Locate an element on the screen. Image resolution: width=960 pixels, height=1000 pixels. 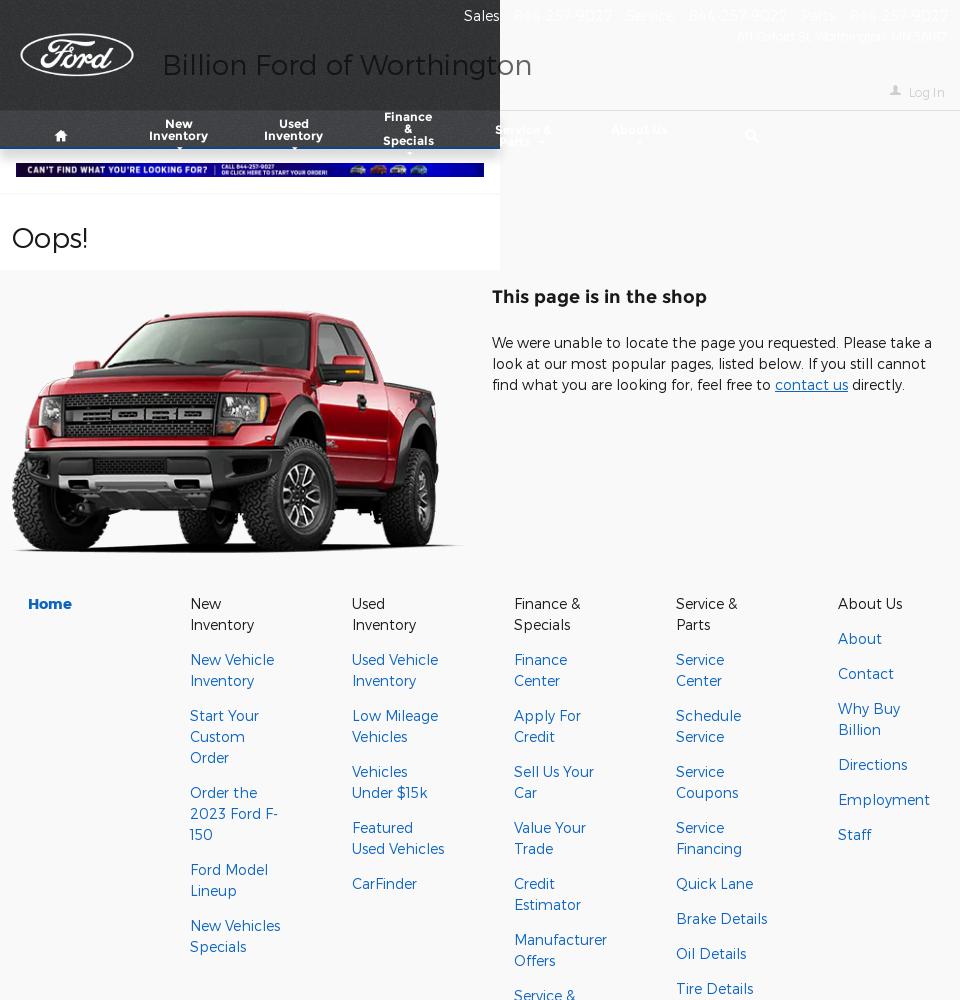
'Apply For Credit' is located at coordinates (547, 725).